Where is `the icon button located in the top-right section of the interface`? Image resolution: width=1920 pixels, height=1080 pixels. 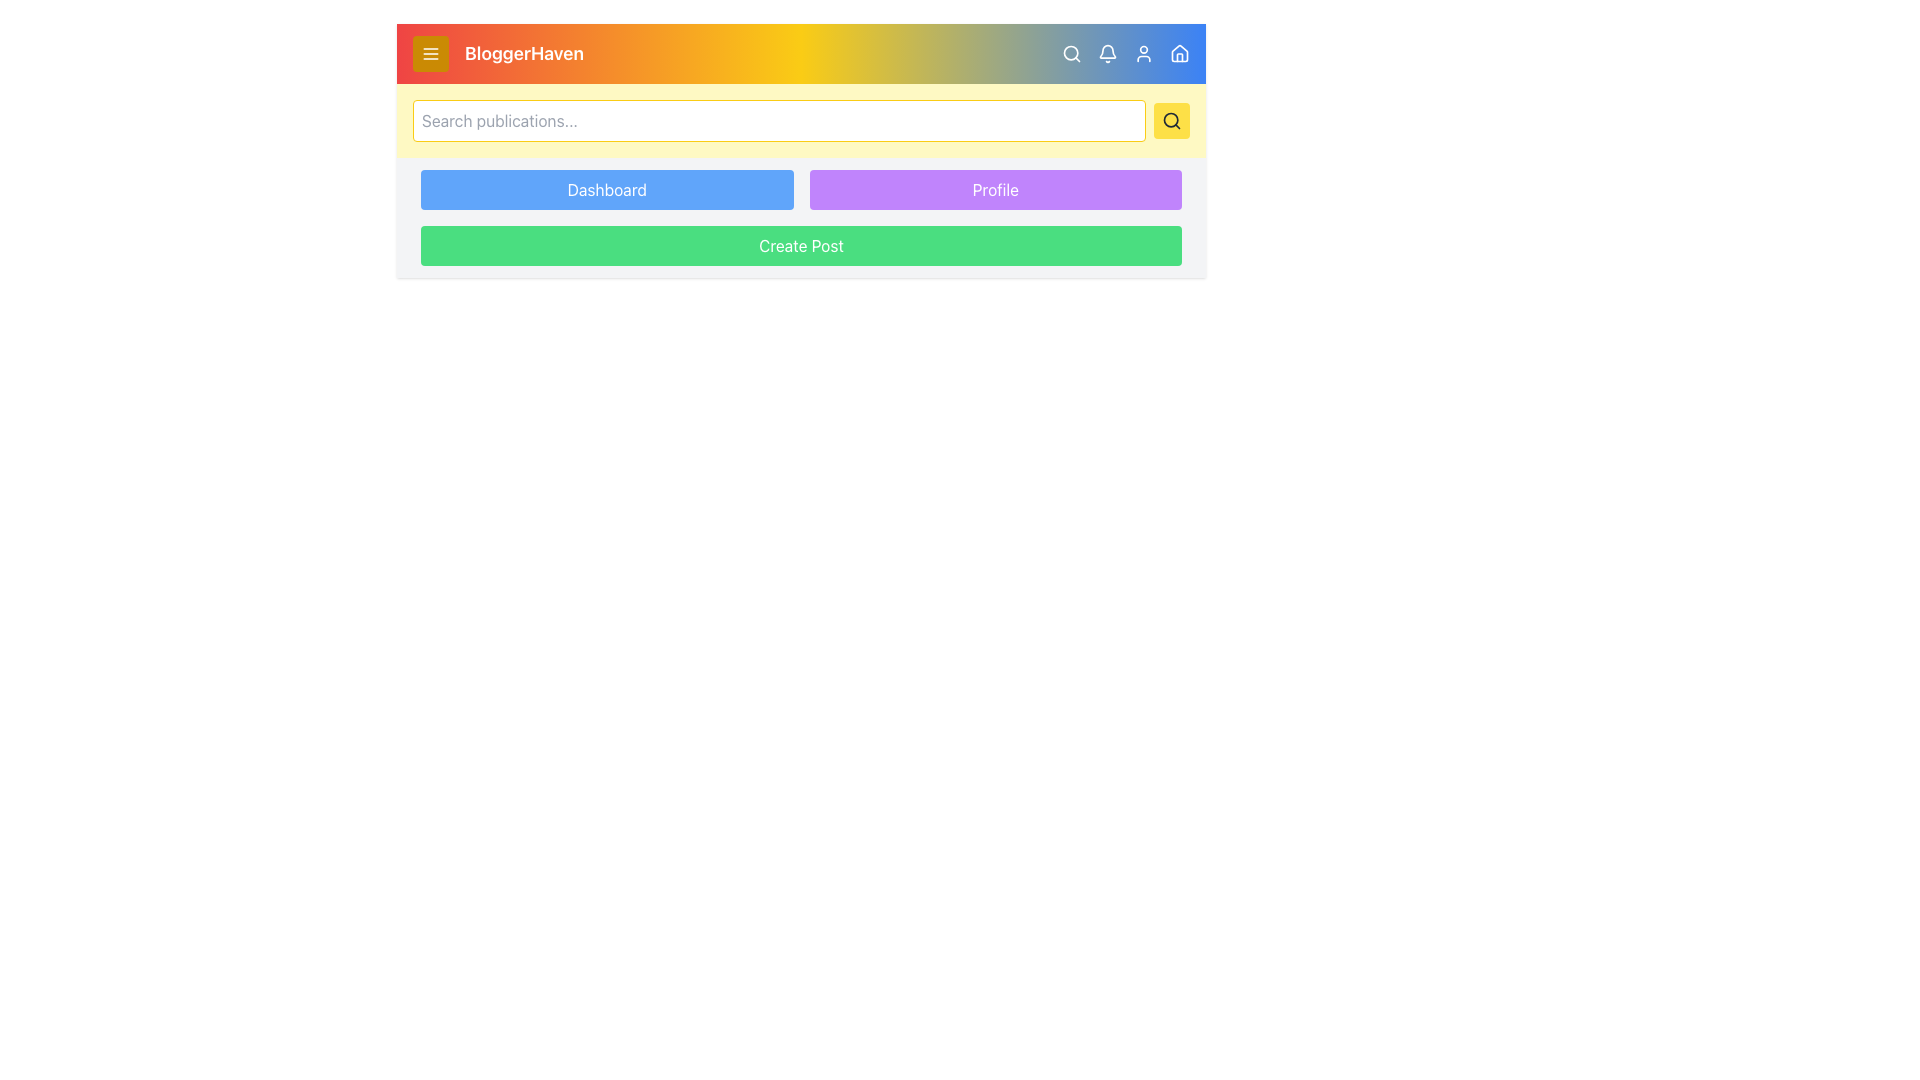 the icon button located in the top-right section of the interface is located at coordinates (1180, 53).